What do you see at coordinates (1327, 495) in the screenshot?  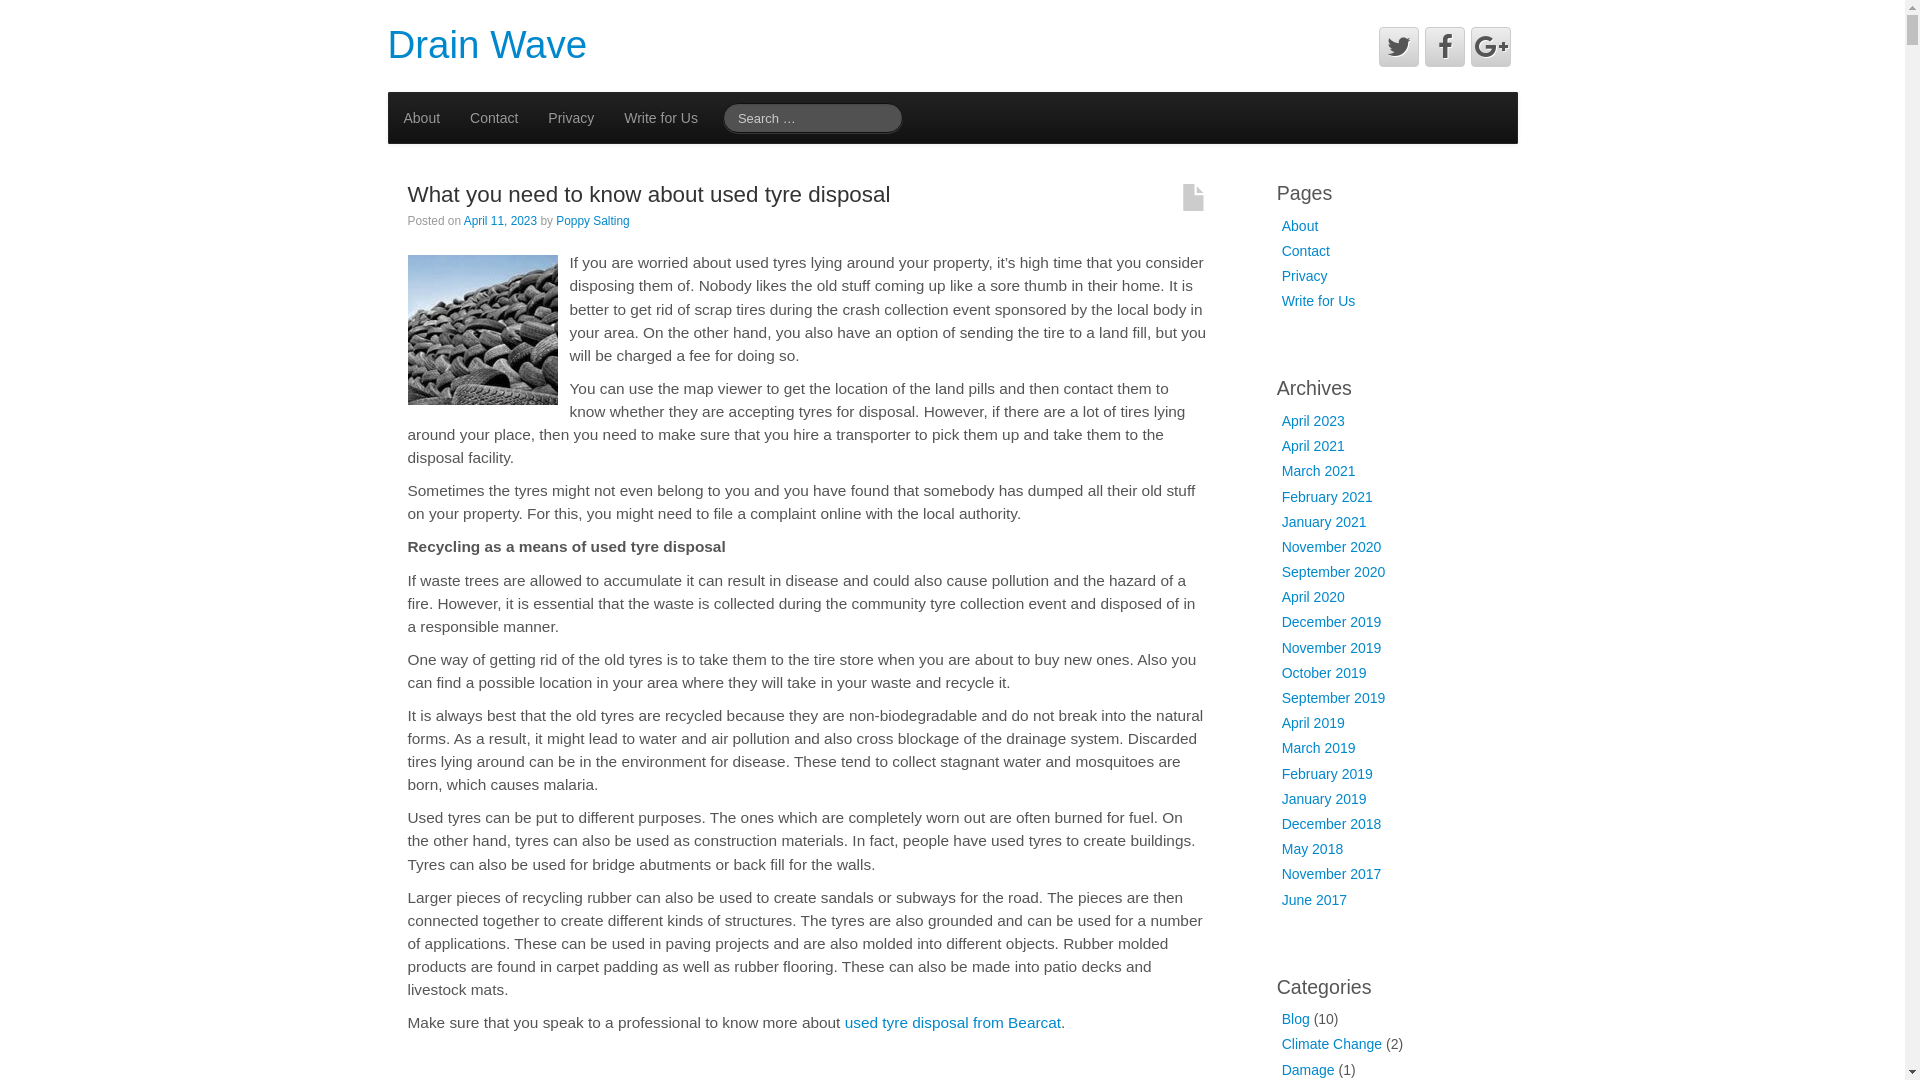 I see `'February 2021'` at bounding box center [1327, 495].